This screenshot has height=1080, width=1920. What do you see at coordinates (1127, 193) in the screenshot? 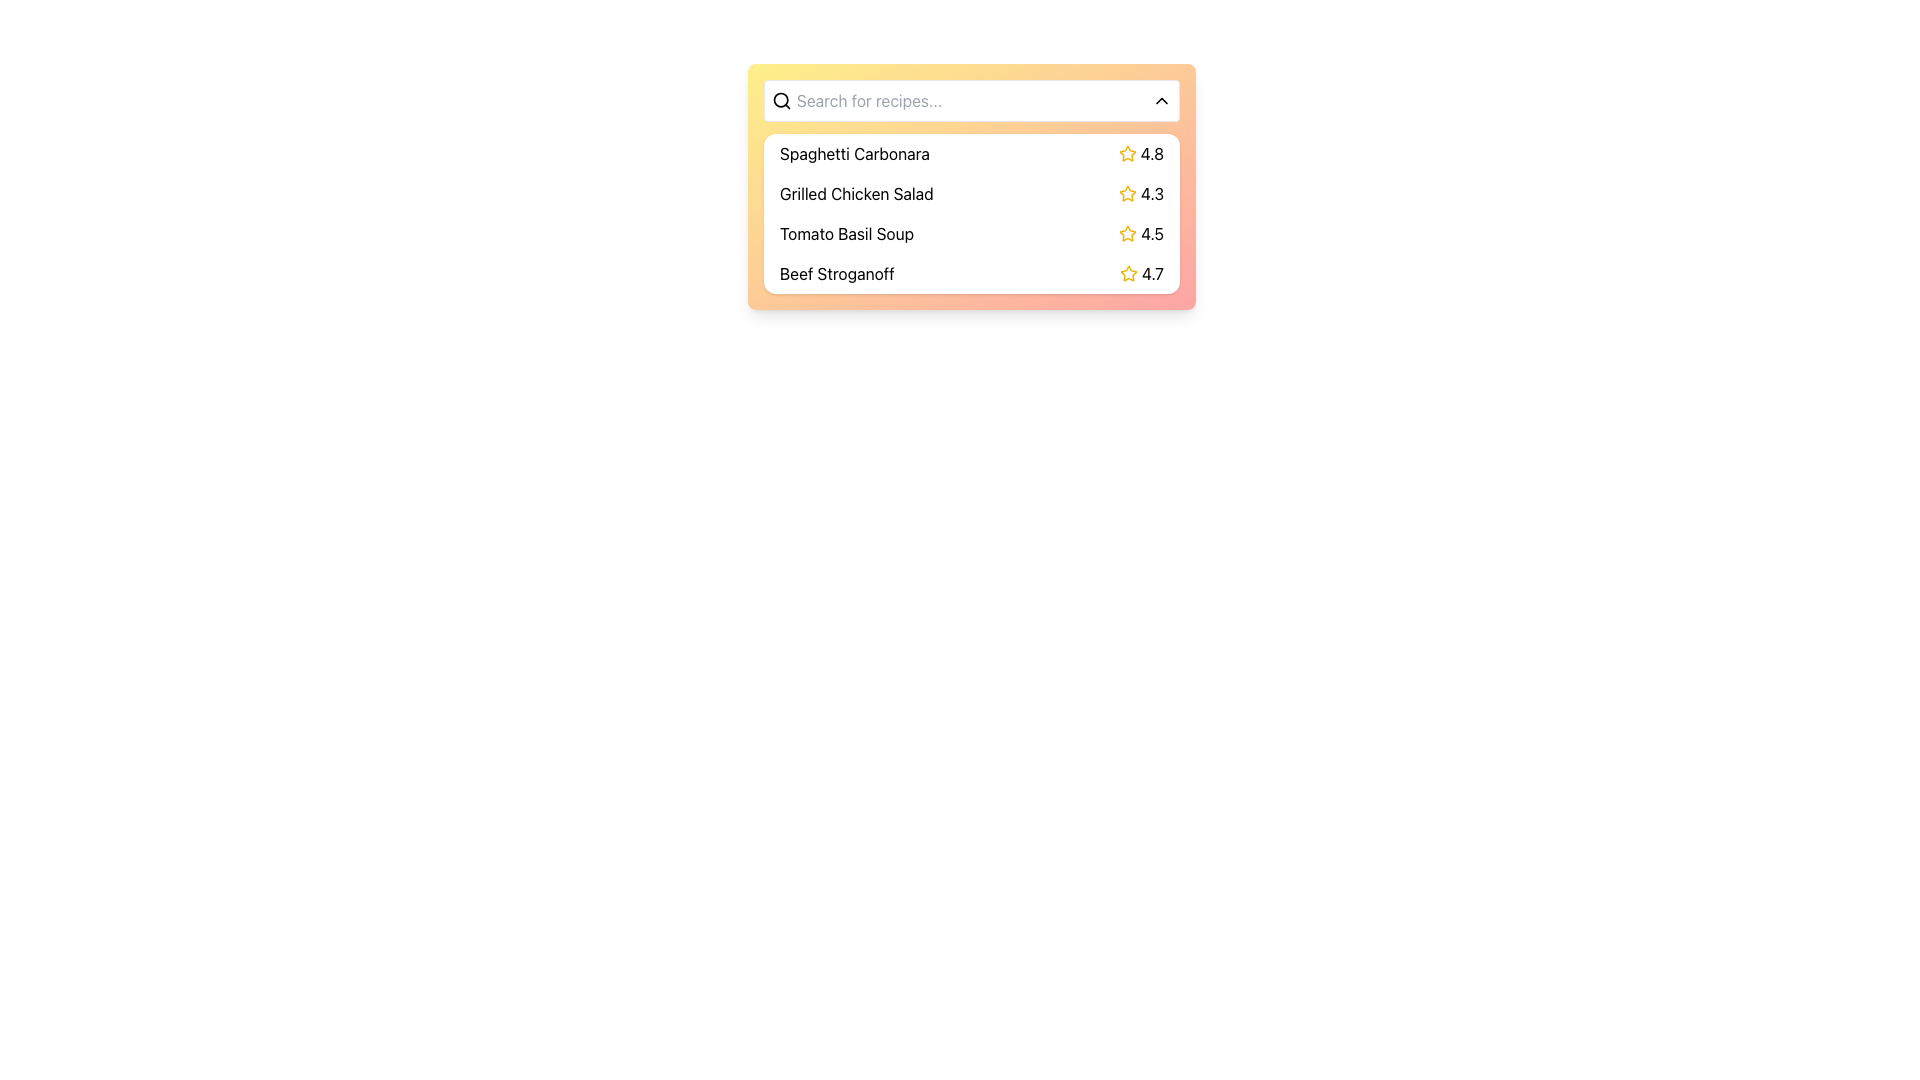
I see `the yellow star icon representing a rating for the 'Grilled Chicken Salad' recipe, located in the second row of the list` at bounding box center [1127, 193].